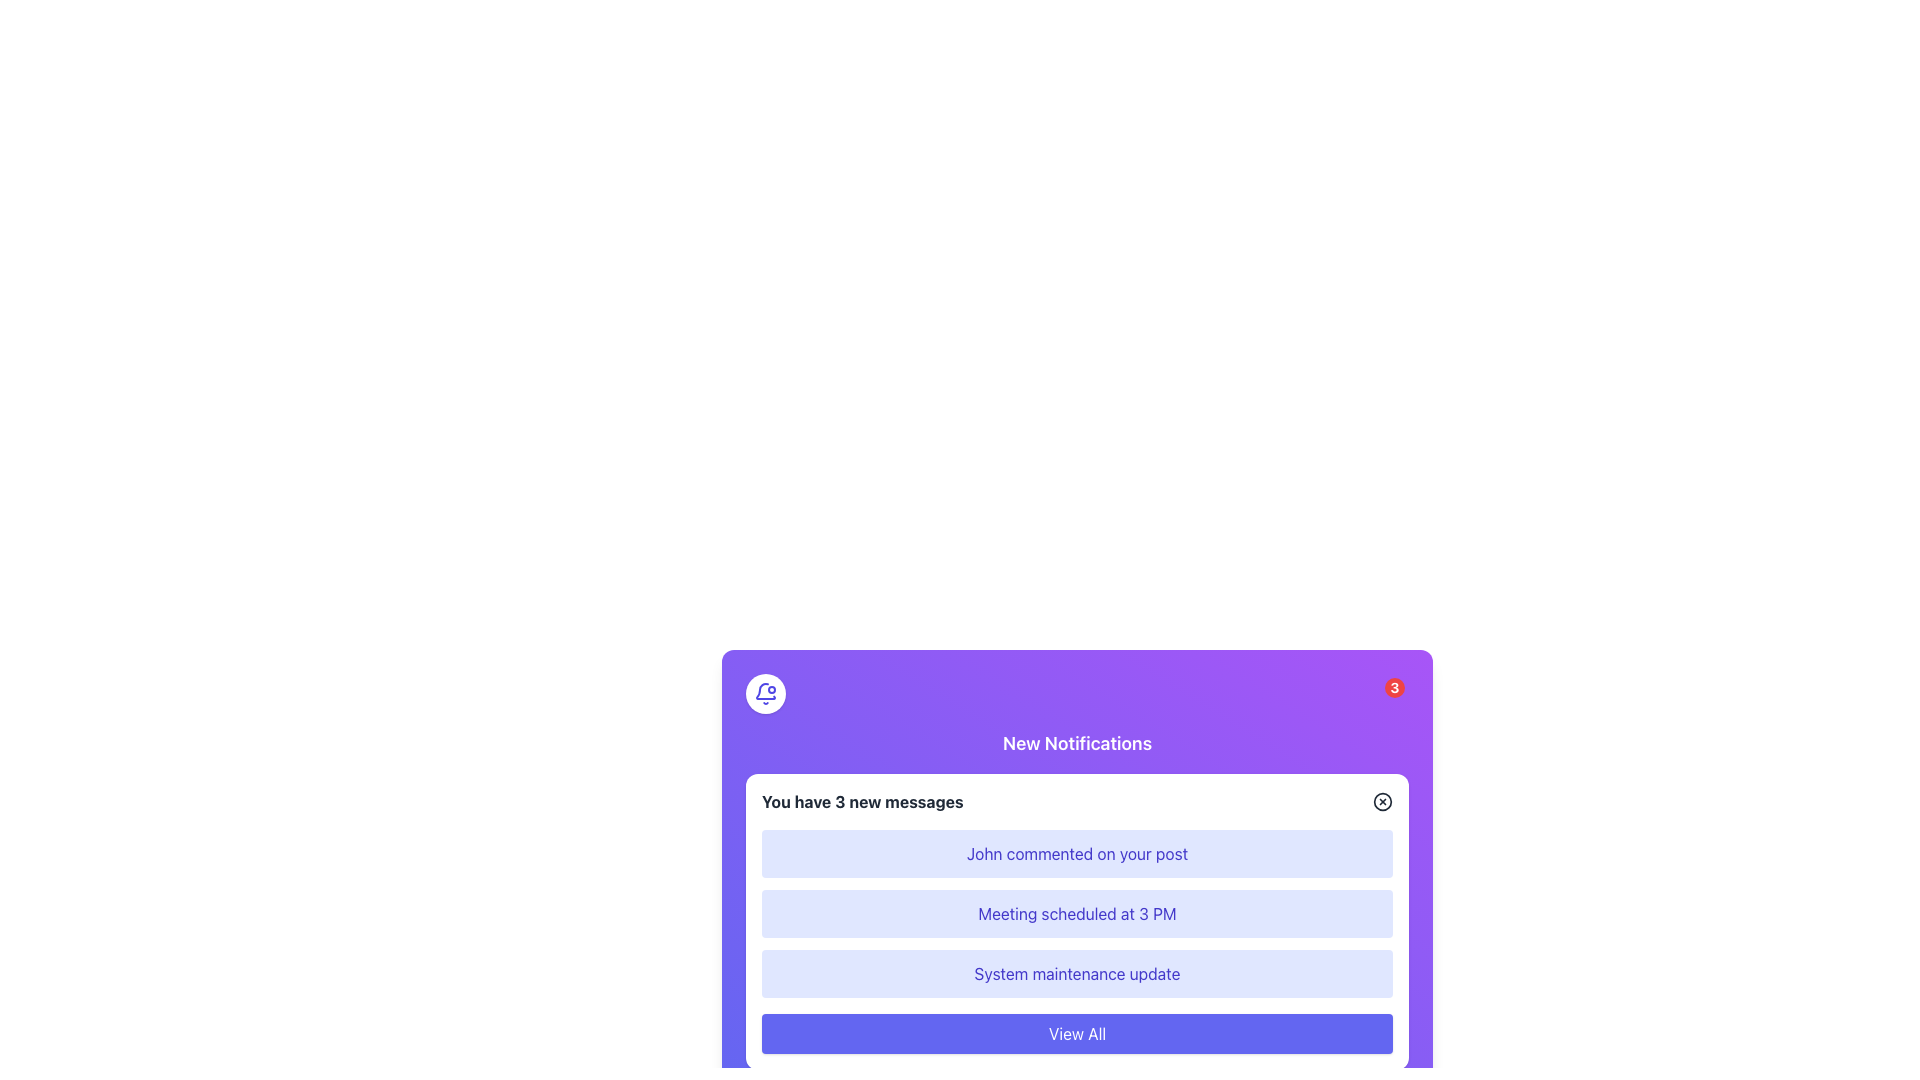 The image size is (1920, 1080). What do you see at coordinates (1076, 914) in the screenshot?
I see `the group of text components that displays three notifications for quick updates, located within a white box with rounded corners below the header 'You have 3 new messages'` at bounding box center [1076, 914].